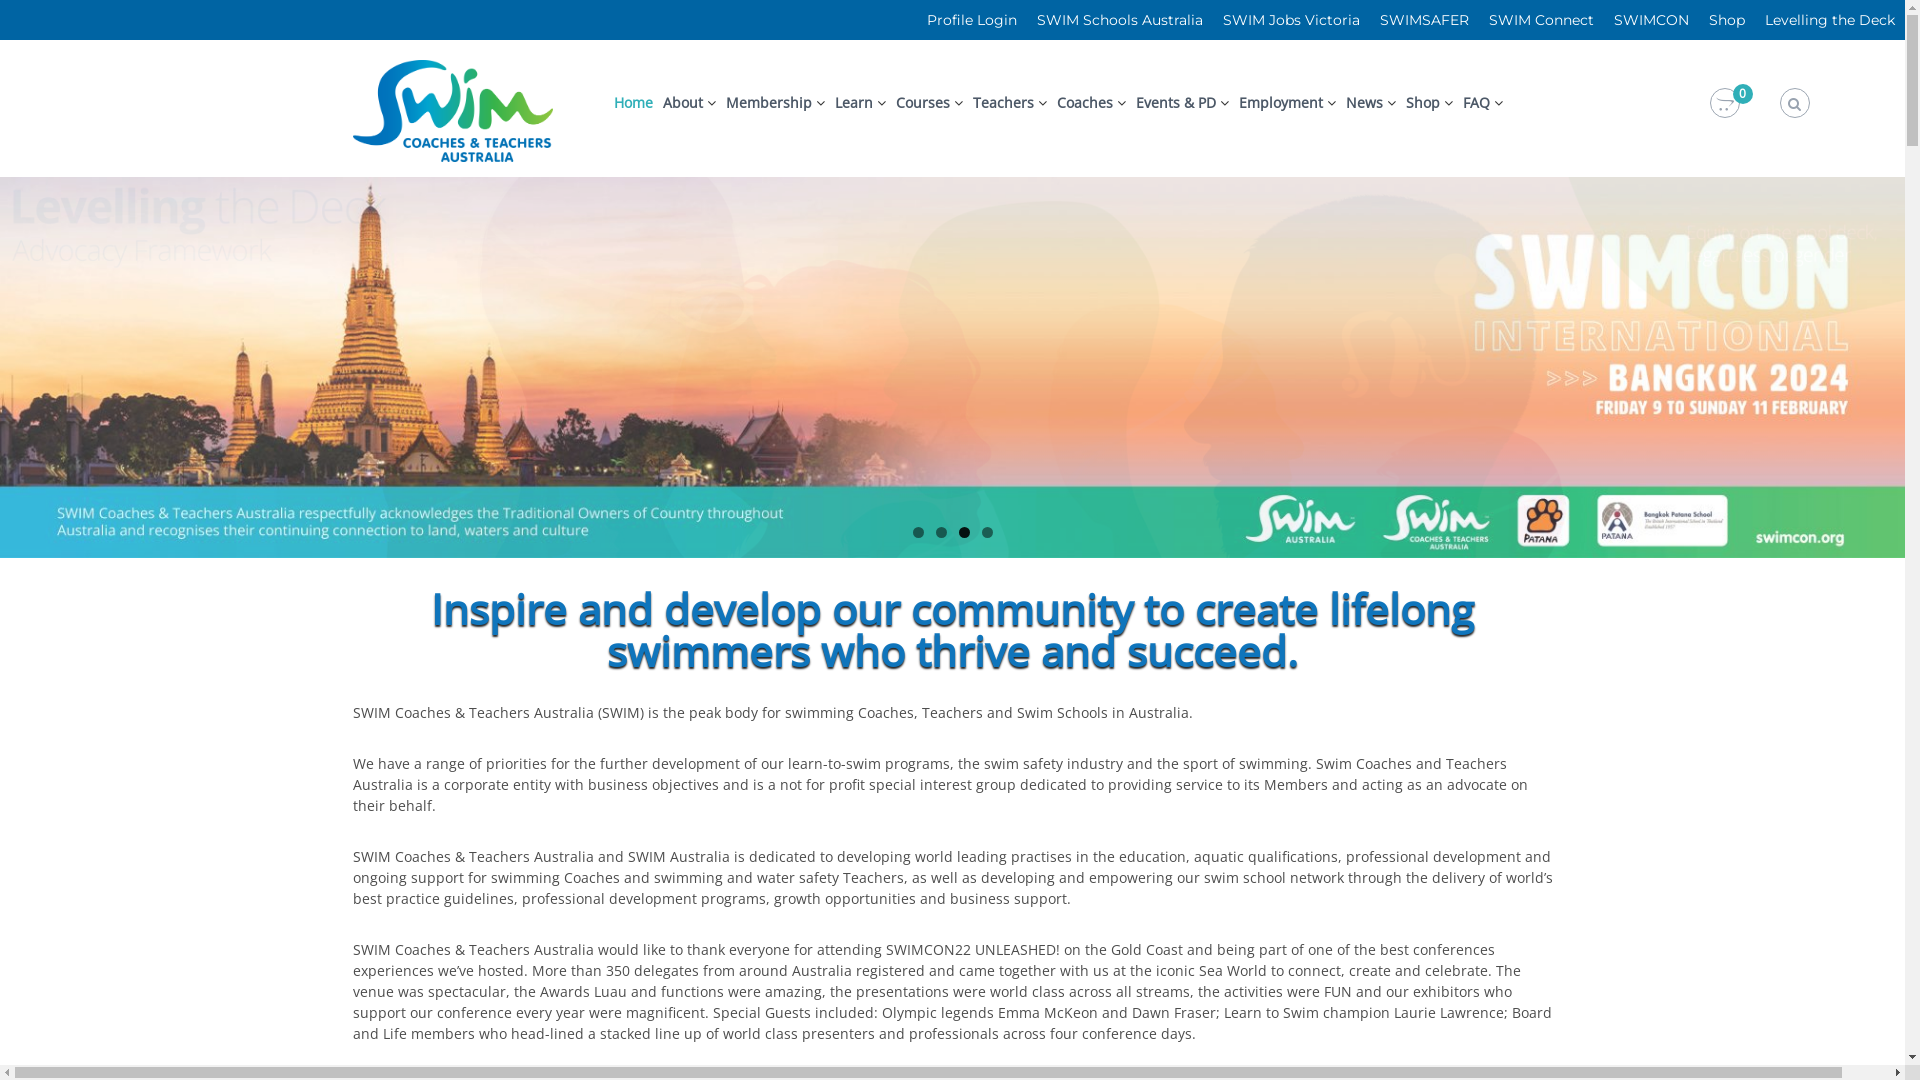 The height and width of the screenshot is (1080, 1920). What do you see at coordinates (1723, 103) in the screenshot?
I see `'0'` at bounding box center [1723, 103].